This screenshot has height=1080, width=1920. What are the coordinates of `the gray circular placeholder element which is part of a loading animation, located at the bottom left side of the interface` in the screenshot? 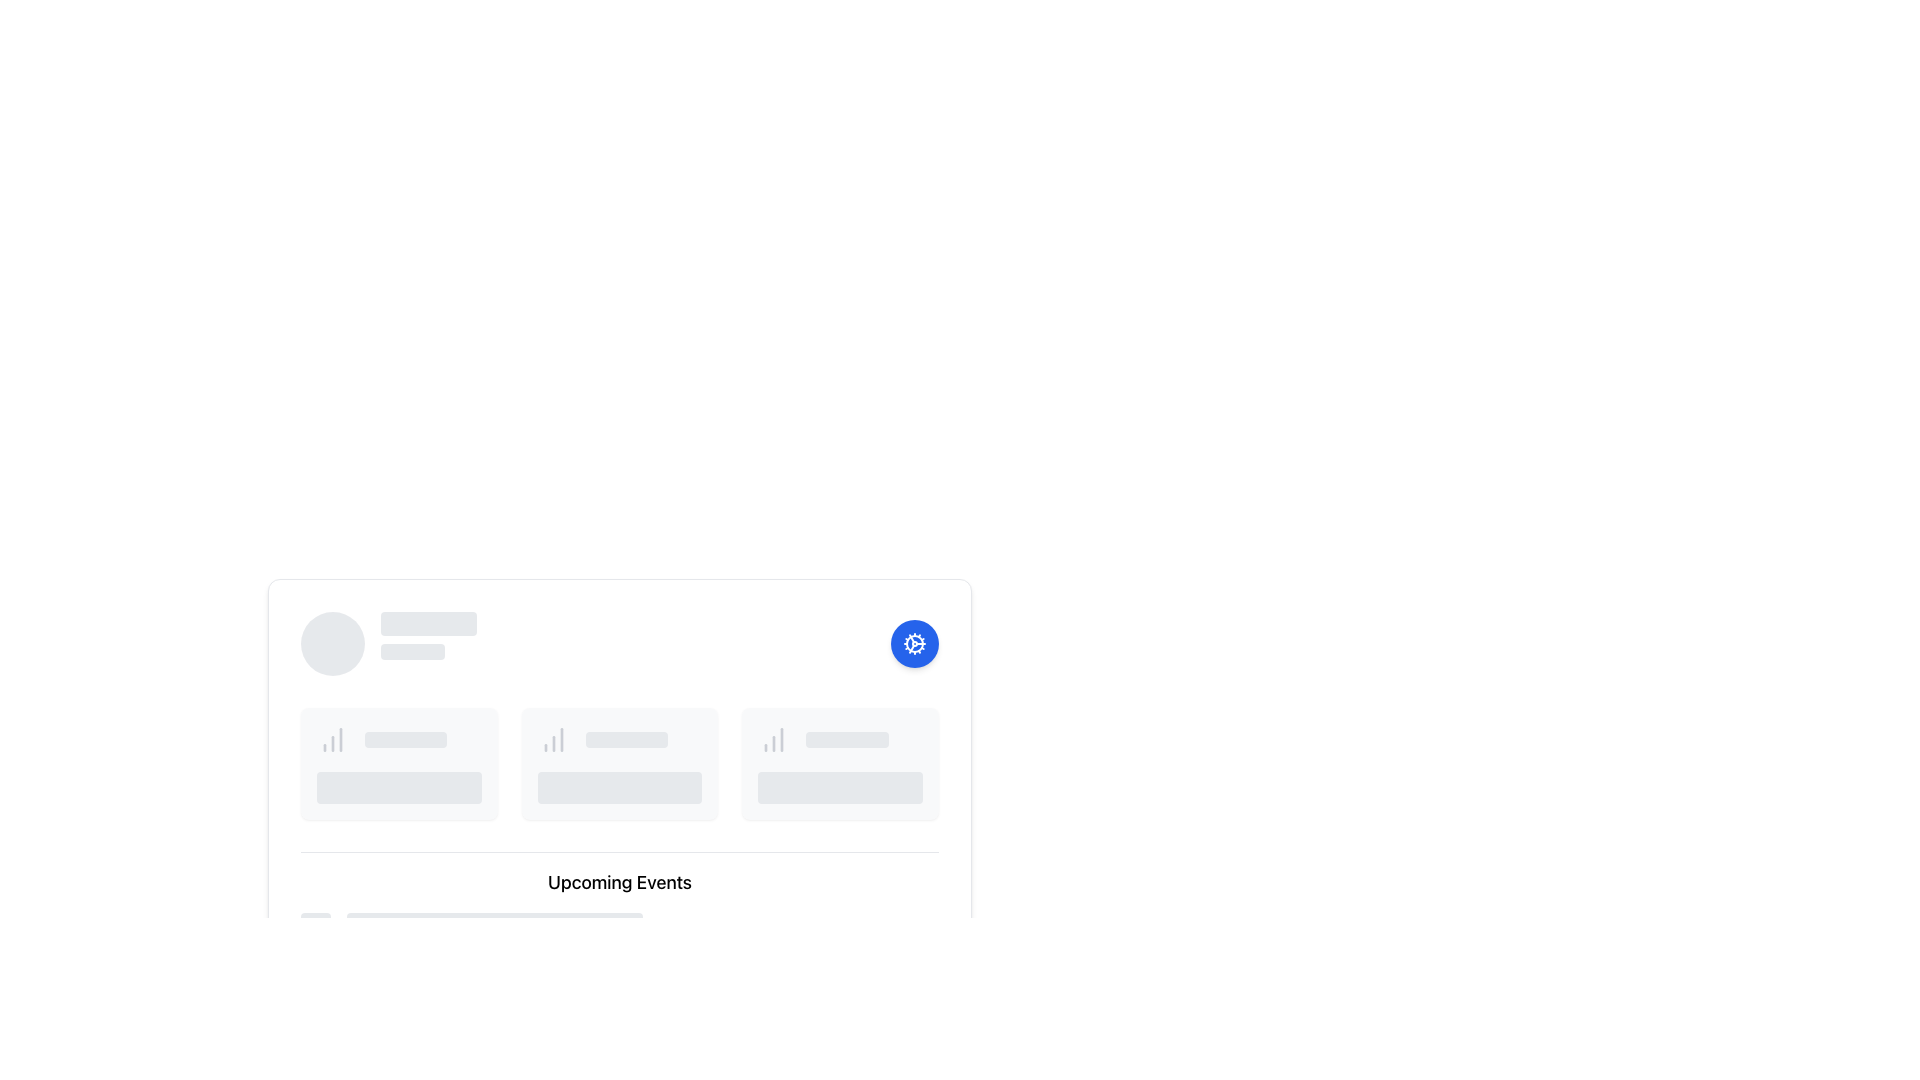 It's located at (314, 929).